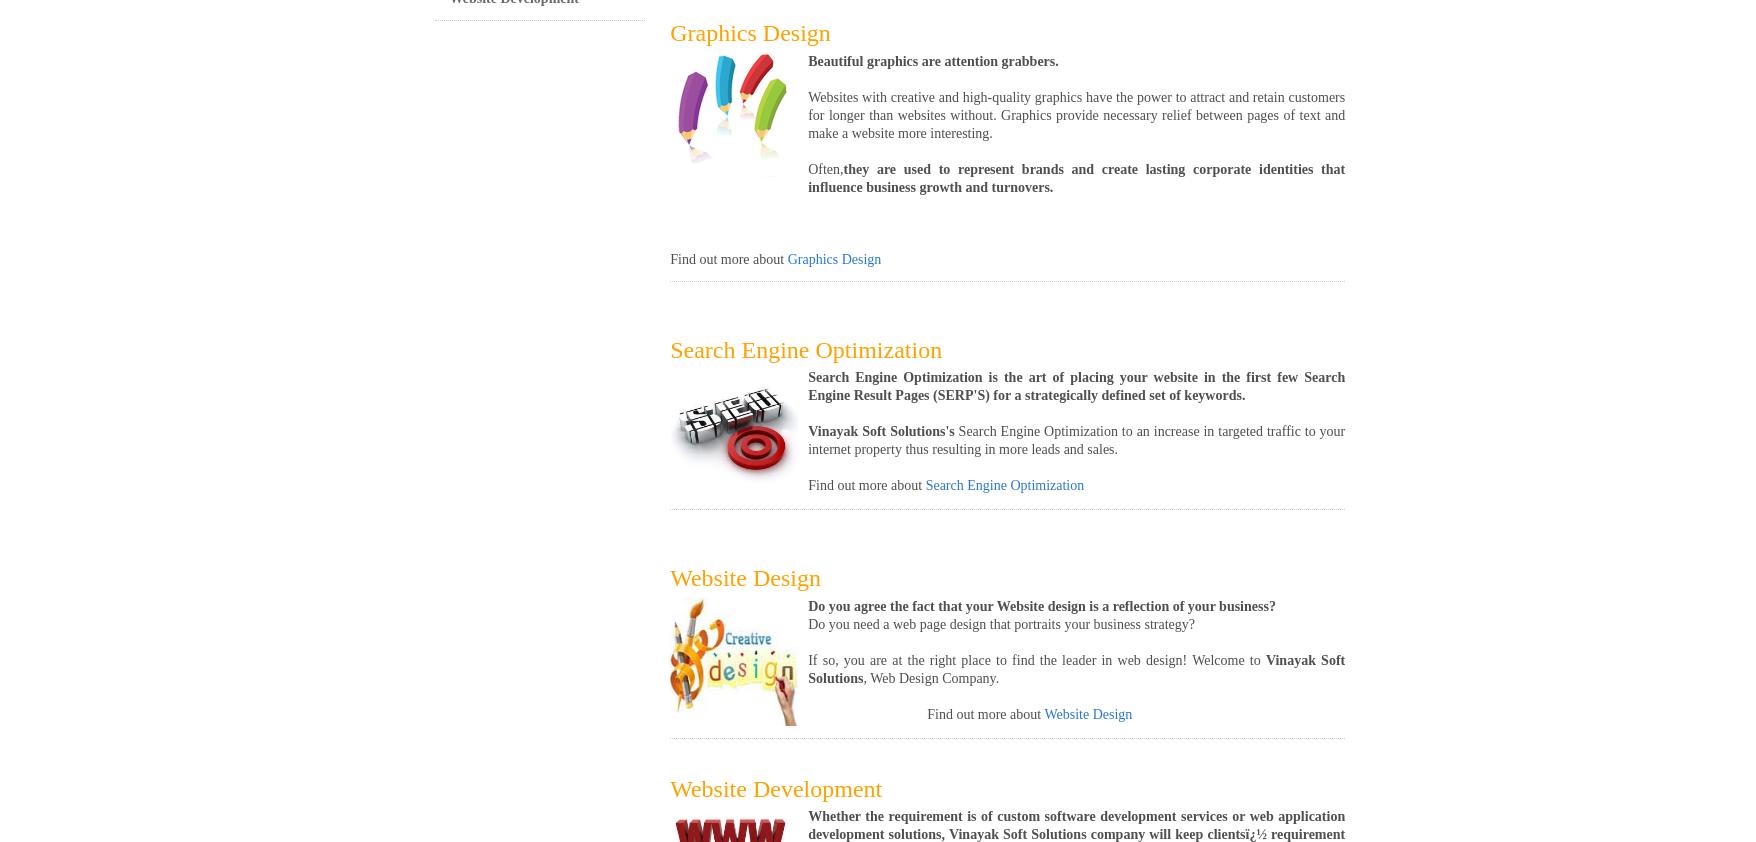 This screenshot has height=842, width=1756. What do you see at coordinates (774, 788) in the screenshot?
I see `'Website Development'` at bounding box center [774, 788].